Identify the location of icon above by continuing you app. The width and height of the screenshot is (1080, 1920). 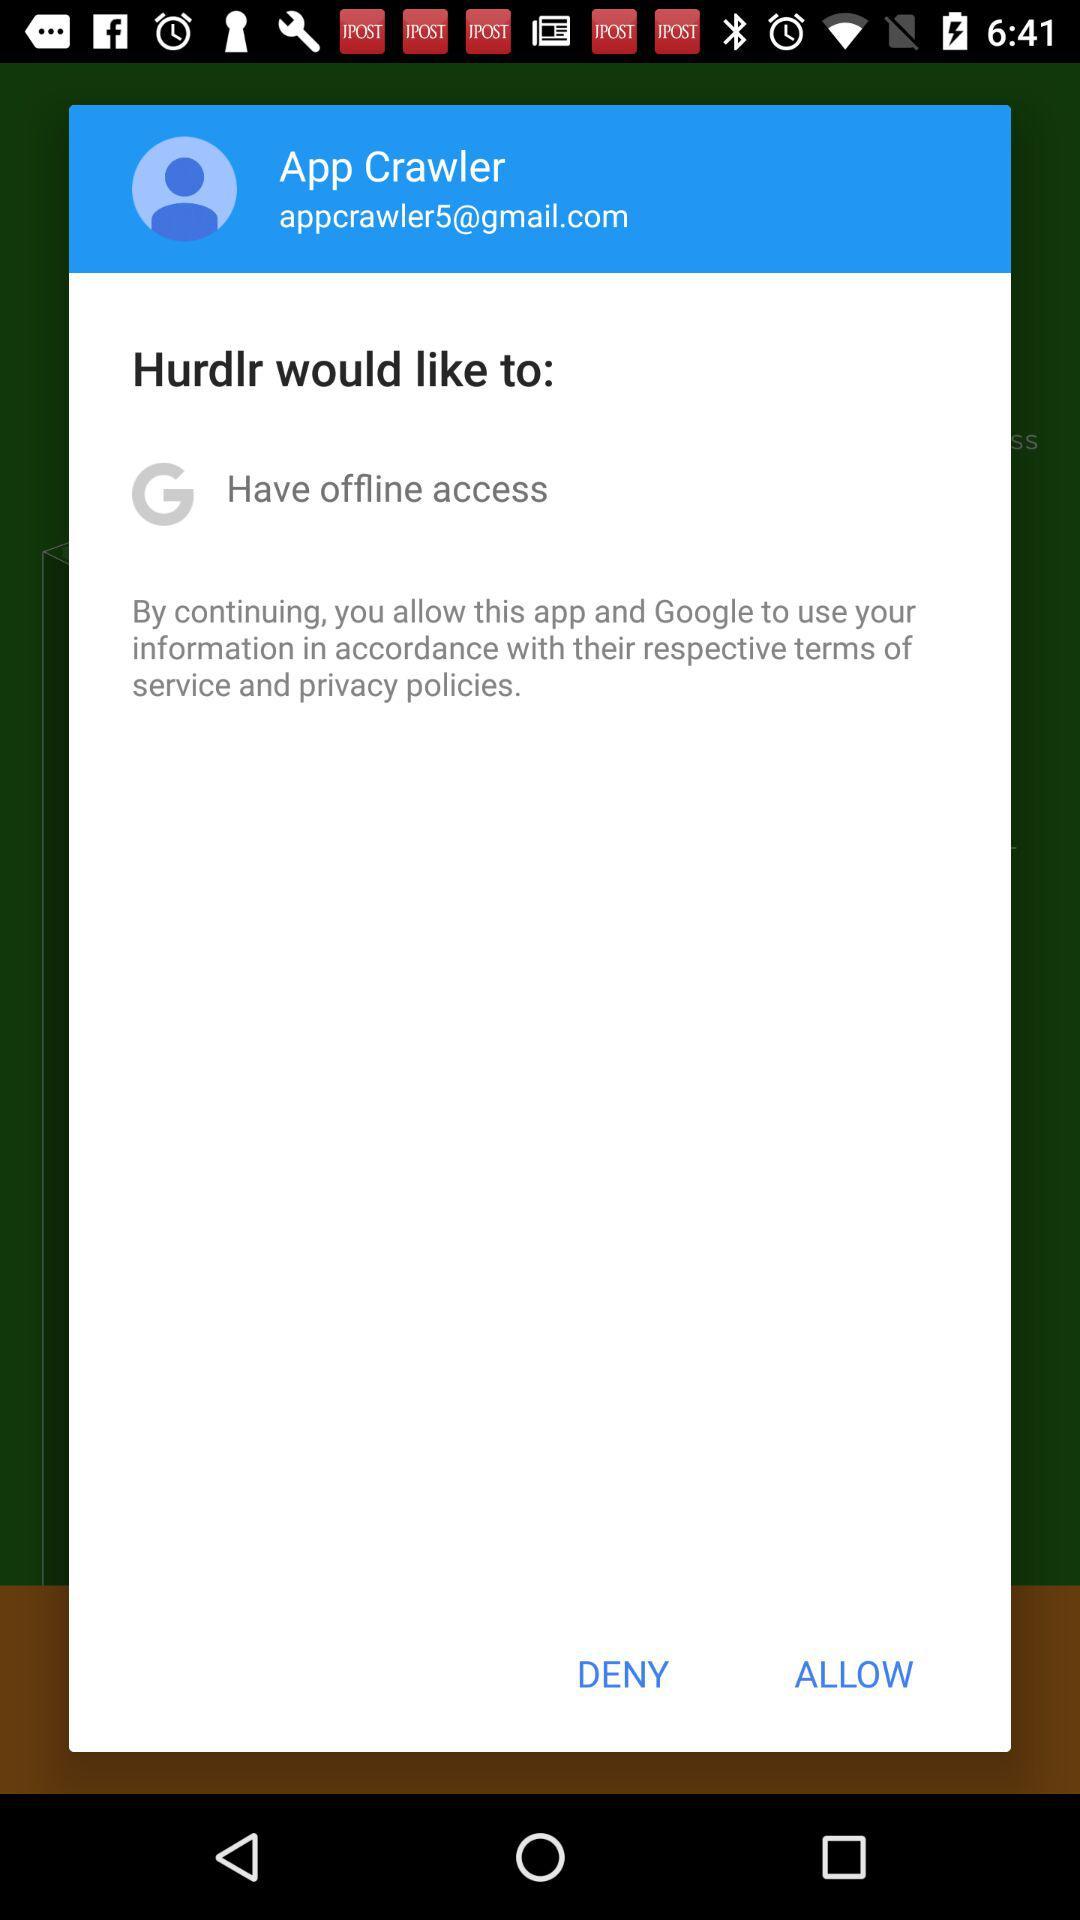
(387, 487).